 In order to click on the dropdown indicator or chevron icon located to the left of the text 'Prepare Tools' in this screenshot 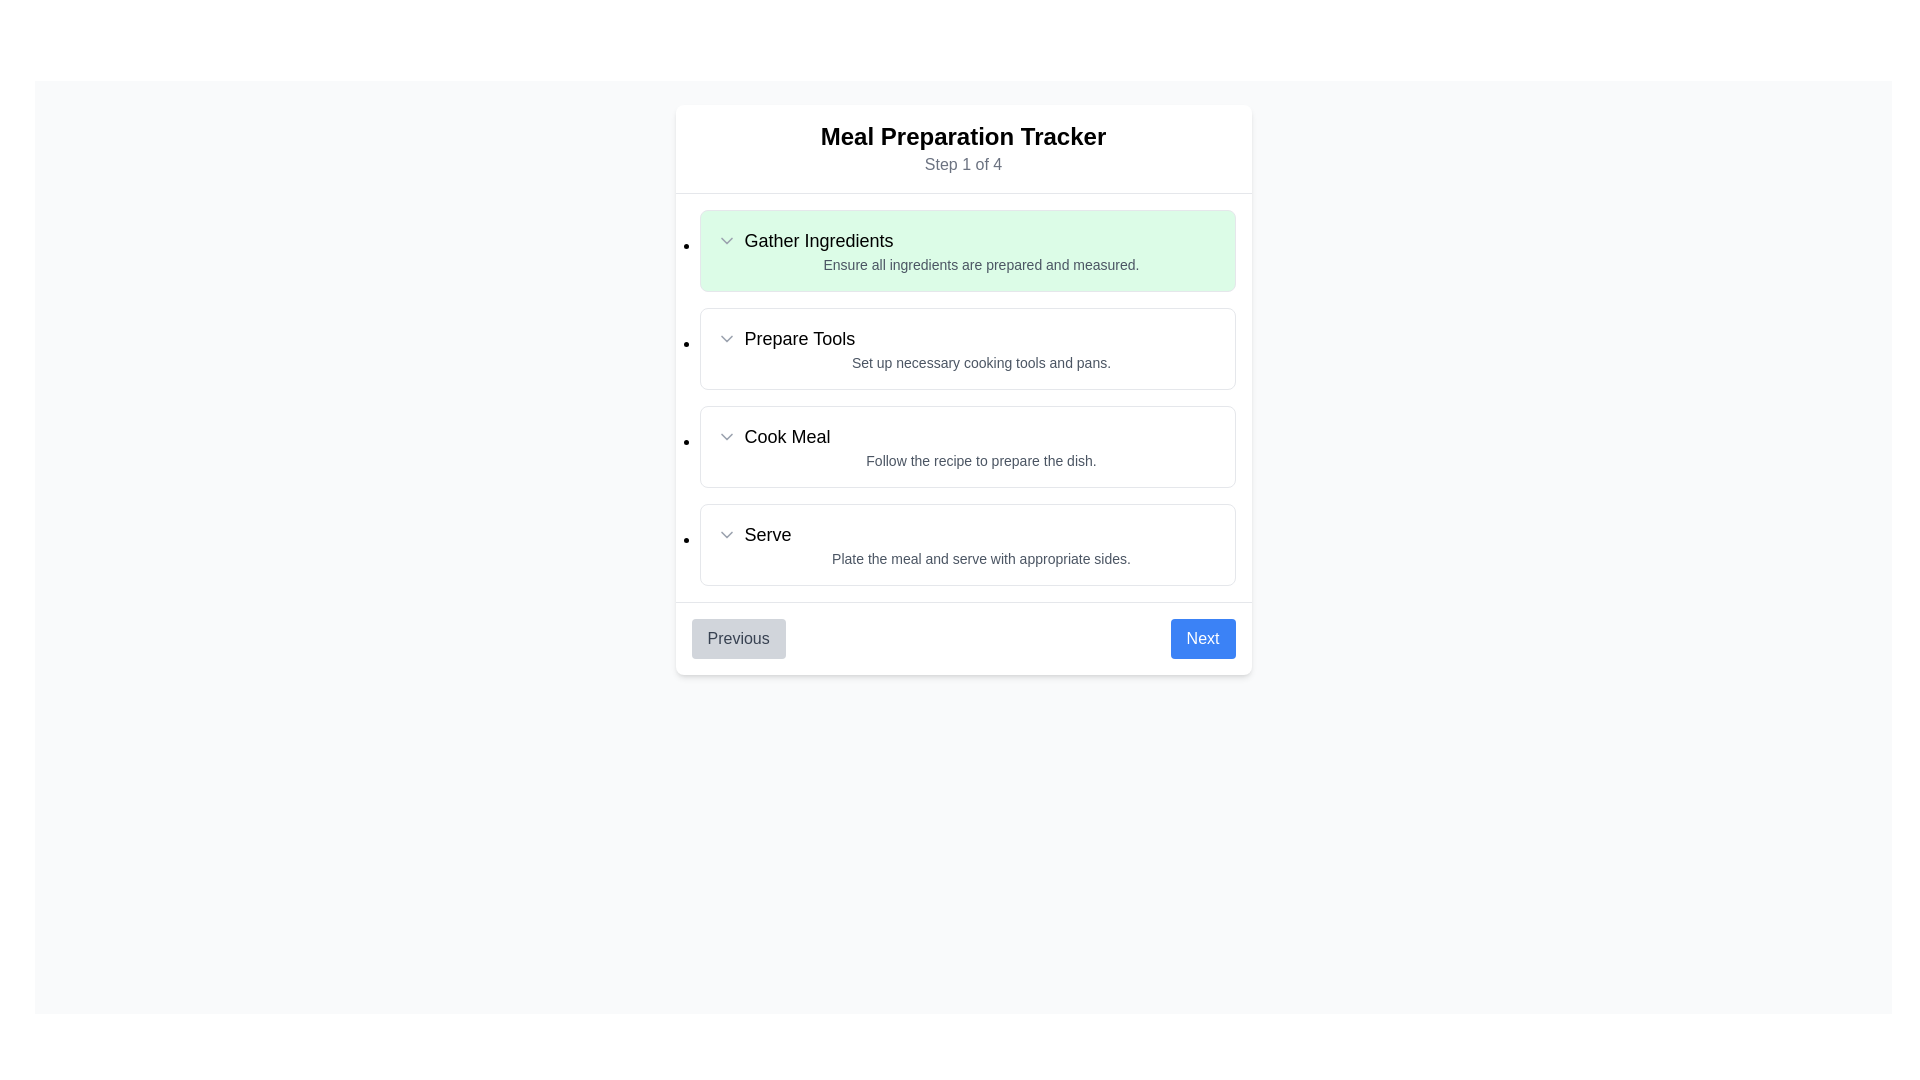, I will do `click(725, 338)`.